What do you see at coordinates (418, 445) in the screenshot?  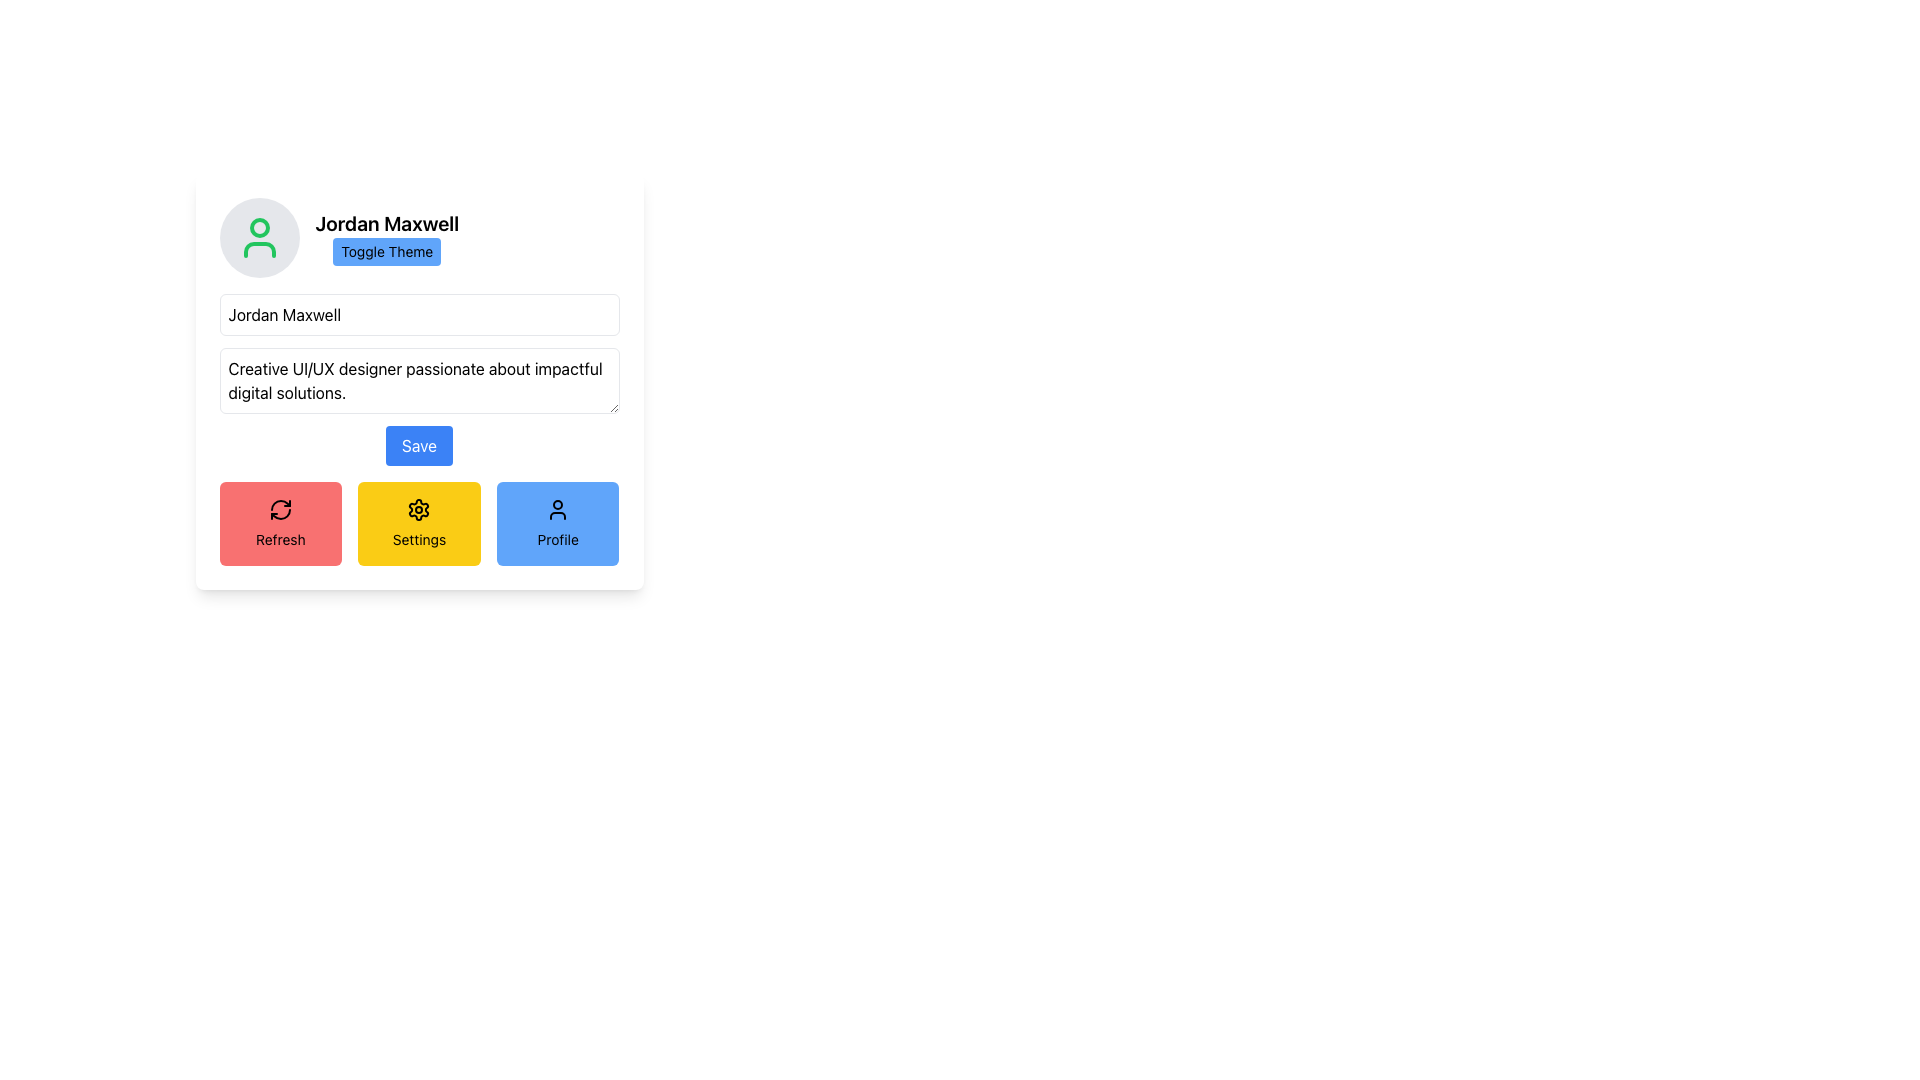 I see `the 'Save' button with a blue background and rounded corners` at bounding box center [418, 445].